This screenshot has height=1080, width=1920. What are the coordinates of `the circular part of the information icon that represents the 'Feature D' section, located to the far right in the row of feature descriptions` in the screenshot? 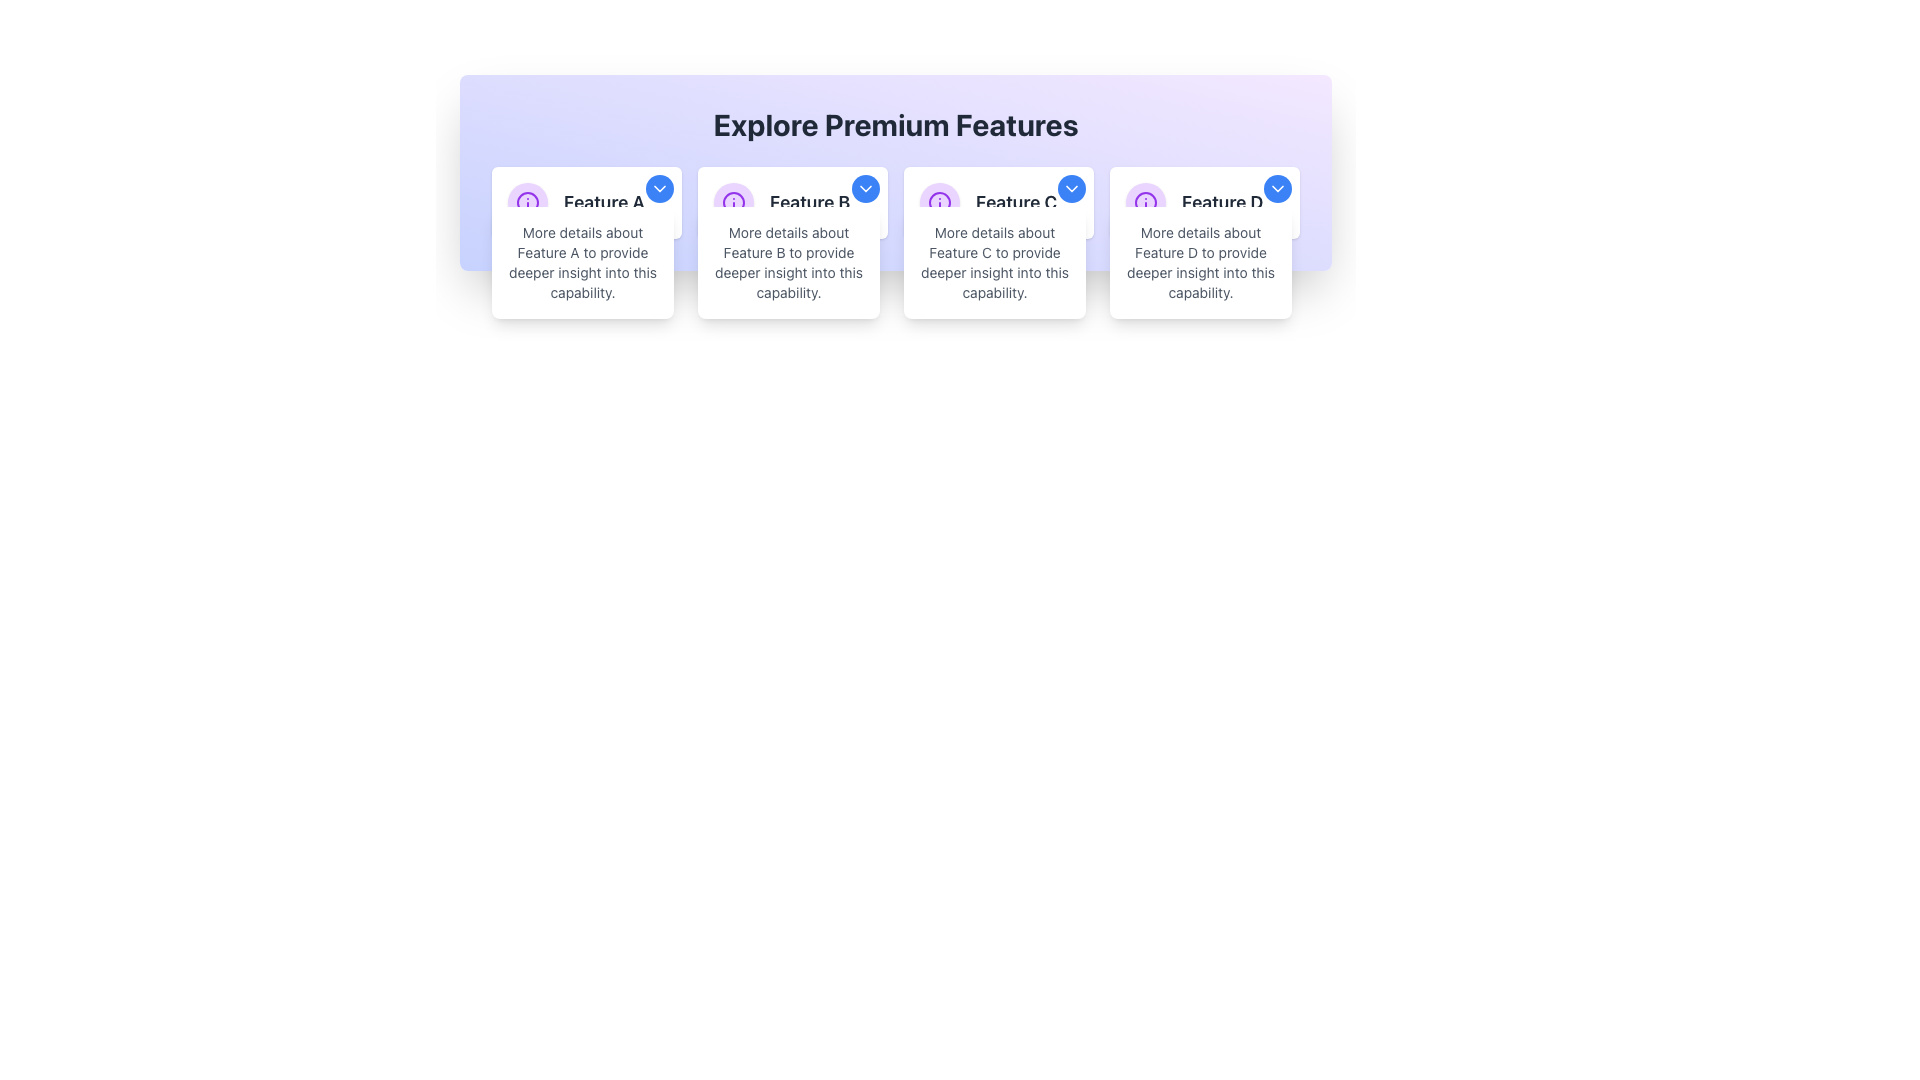 It's located at (1146, 203).